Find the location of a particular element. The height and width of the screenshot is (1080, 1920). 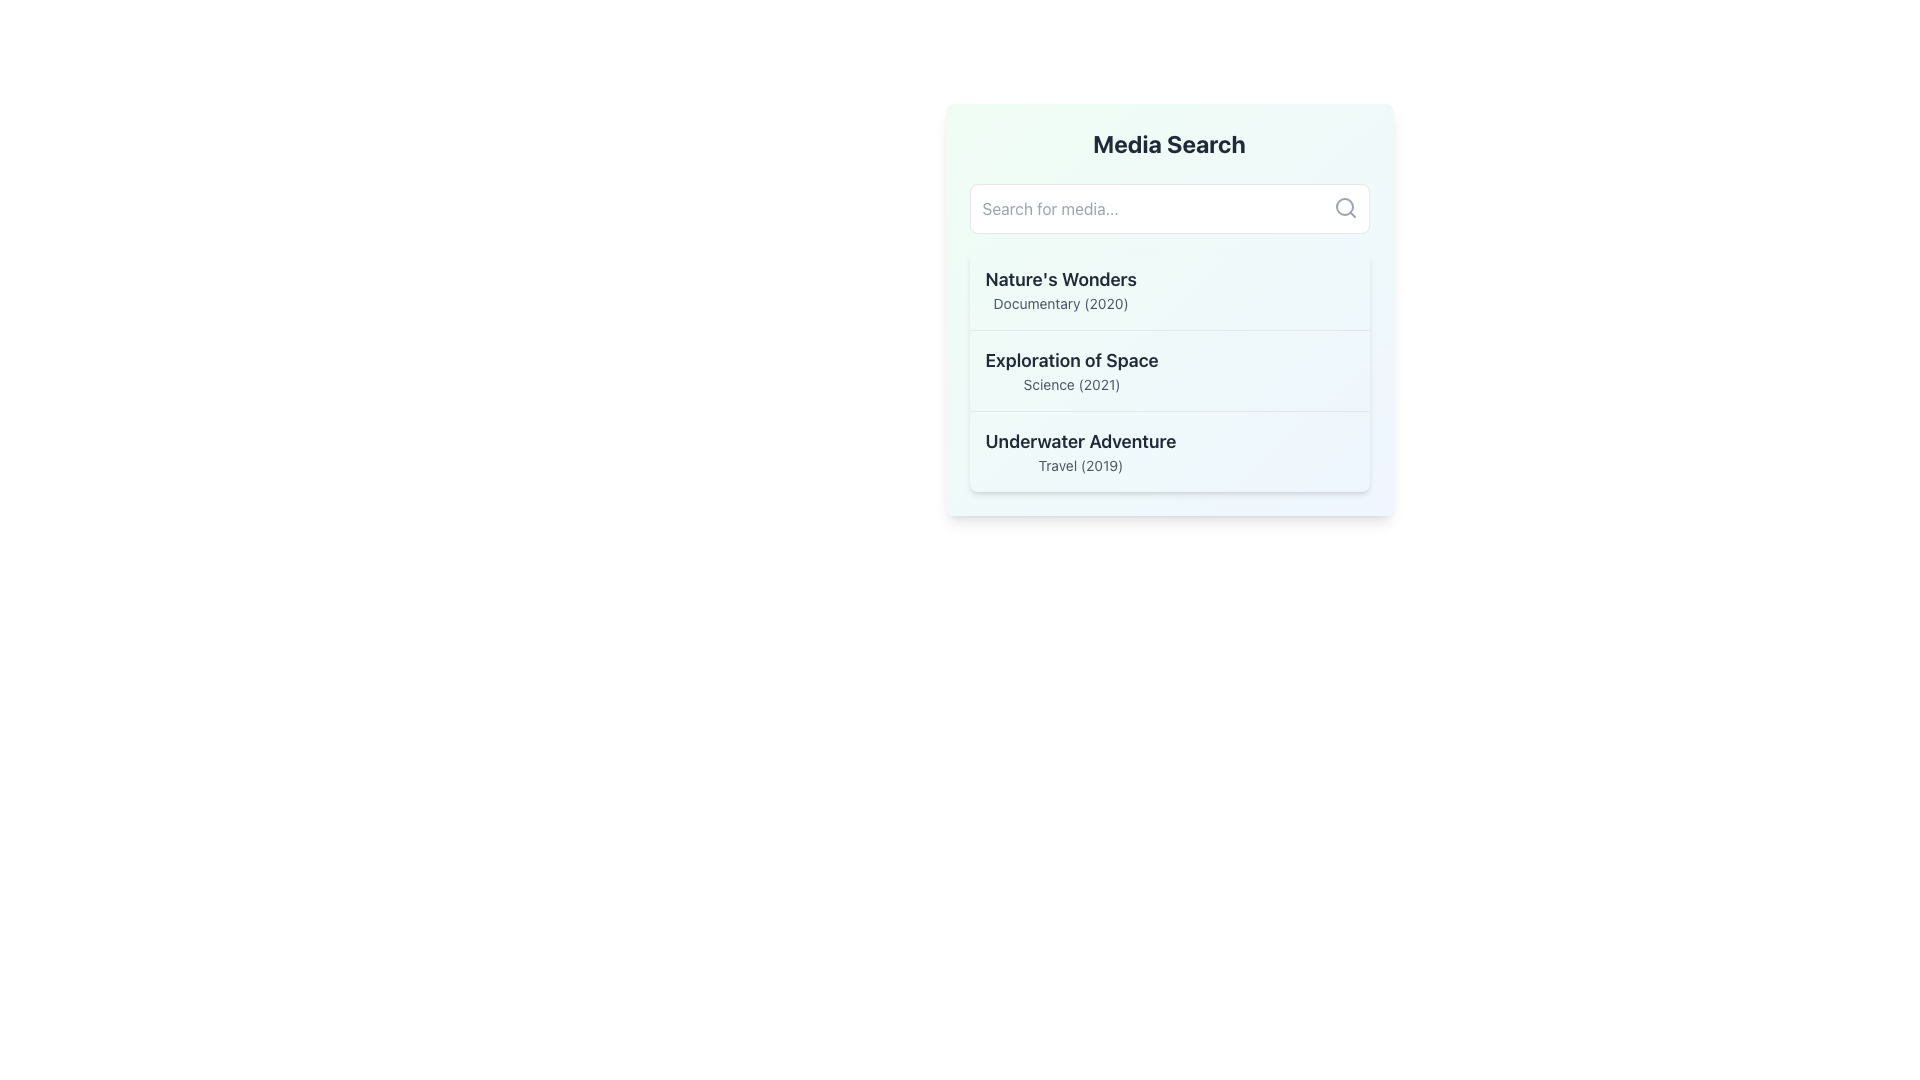

the magnifying glass icon located at the top-right corner of the search input field, which is characterized by a circular outline and a handle, rendered in a gray color is located at coordinates (1345, 208).